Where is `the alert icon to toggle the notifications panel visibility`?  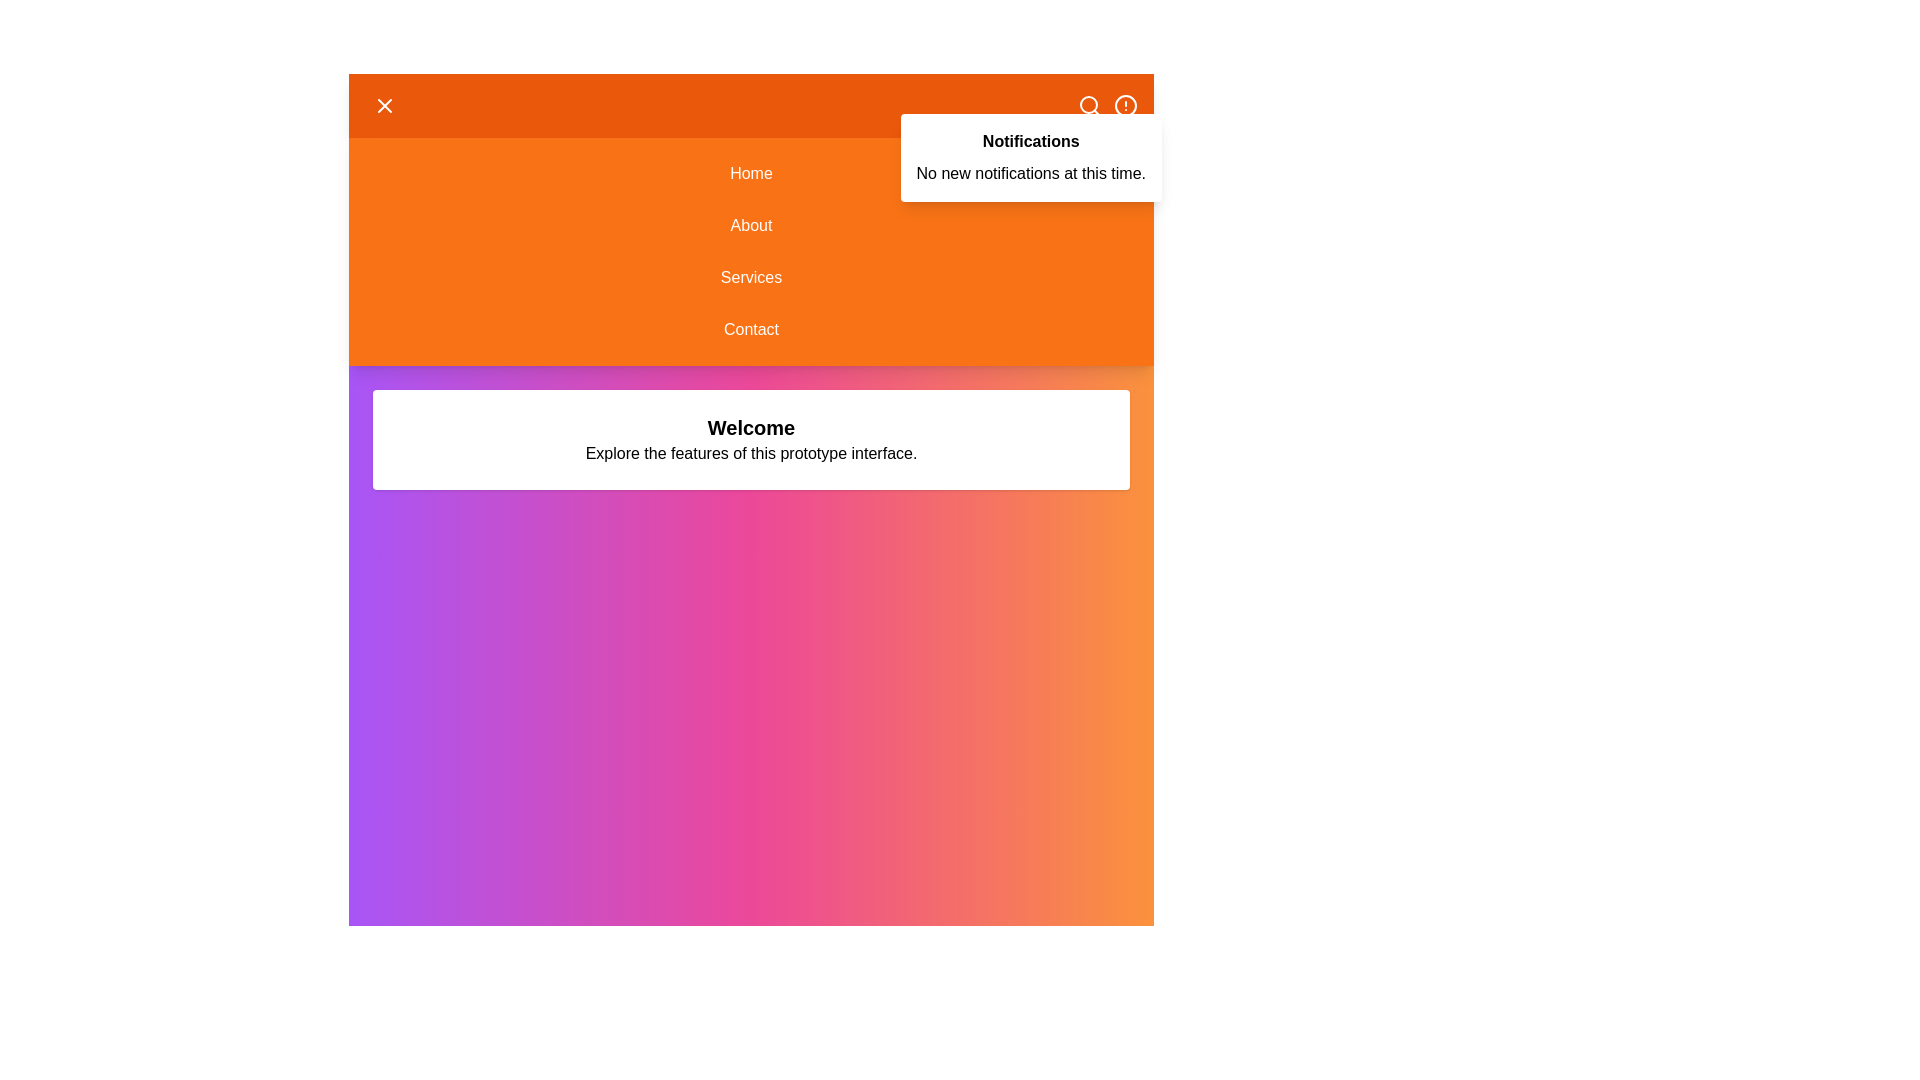
the alert icon to toggle the notifications panel visibility is located at coordinates (1126, 105).